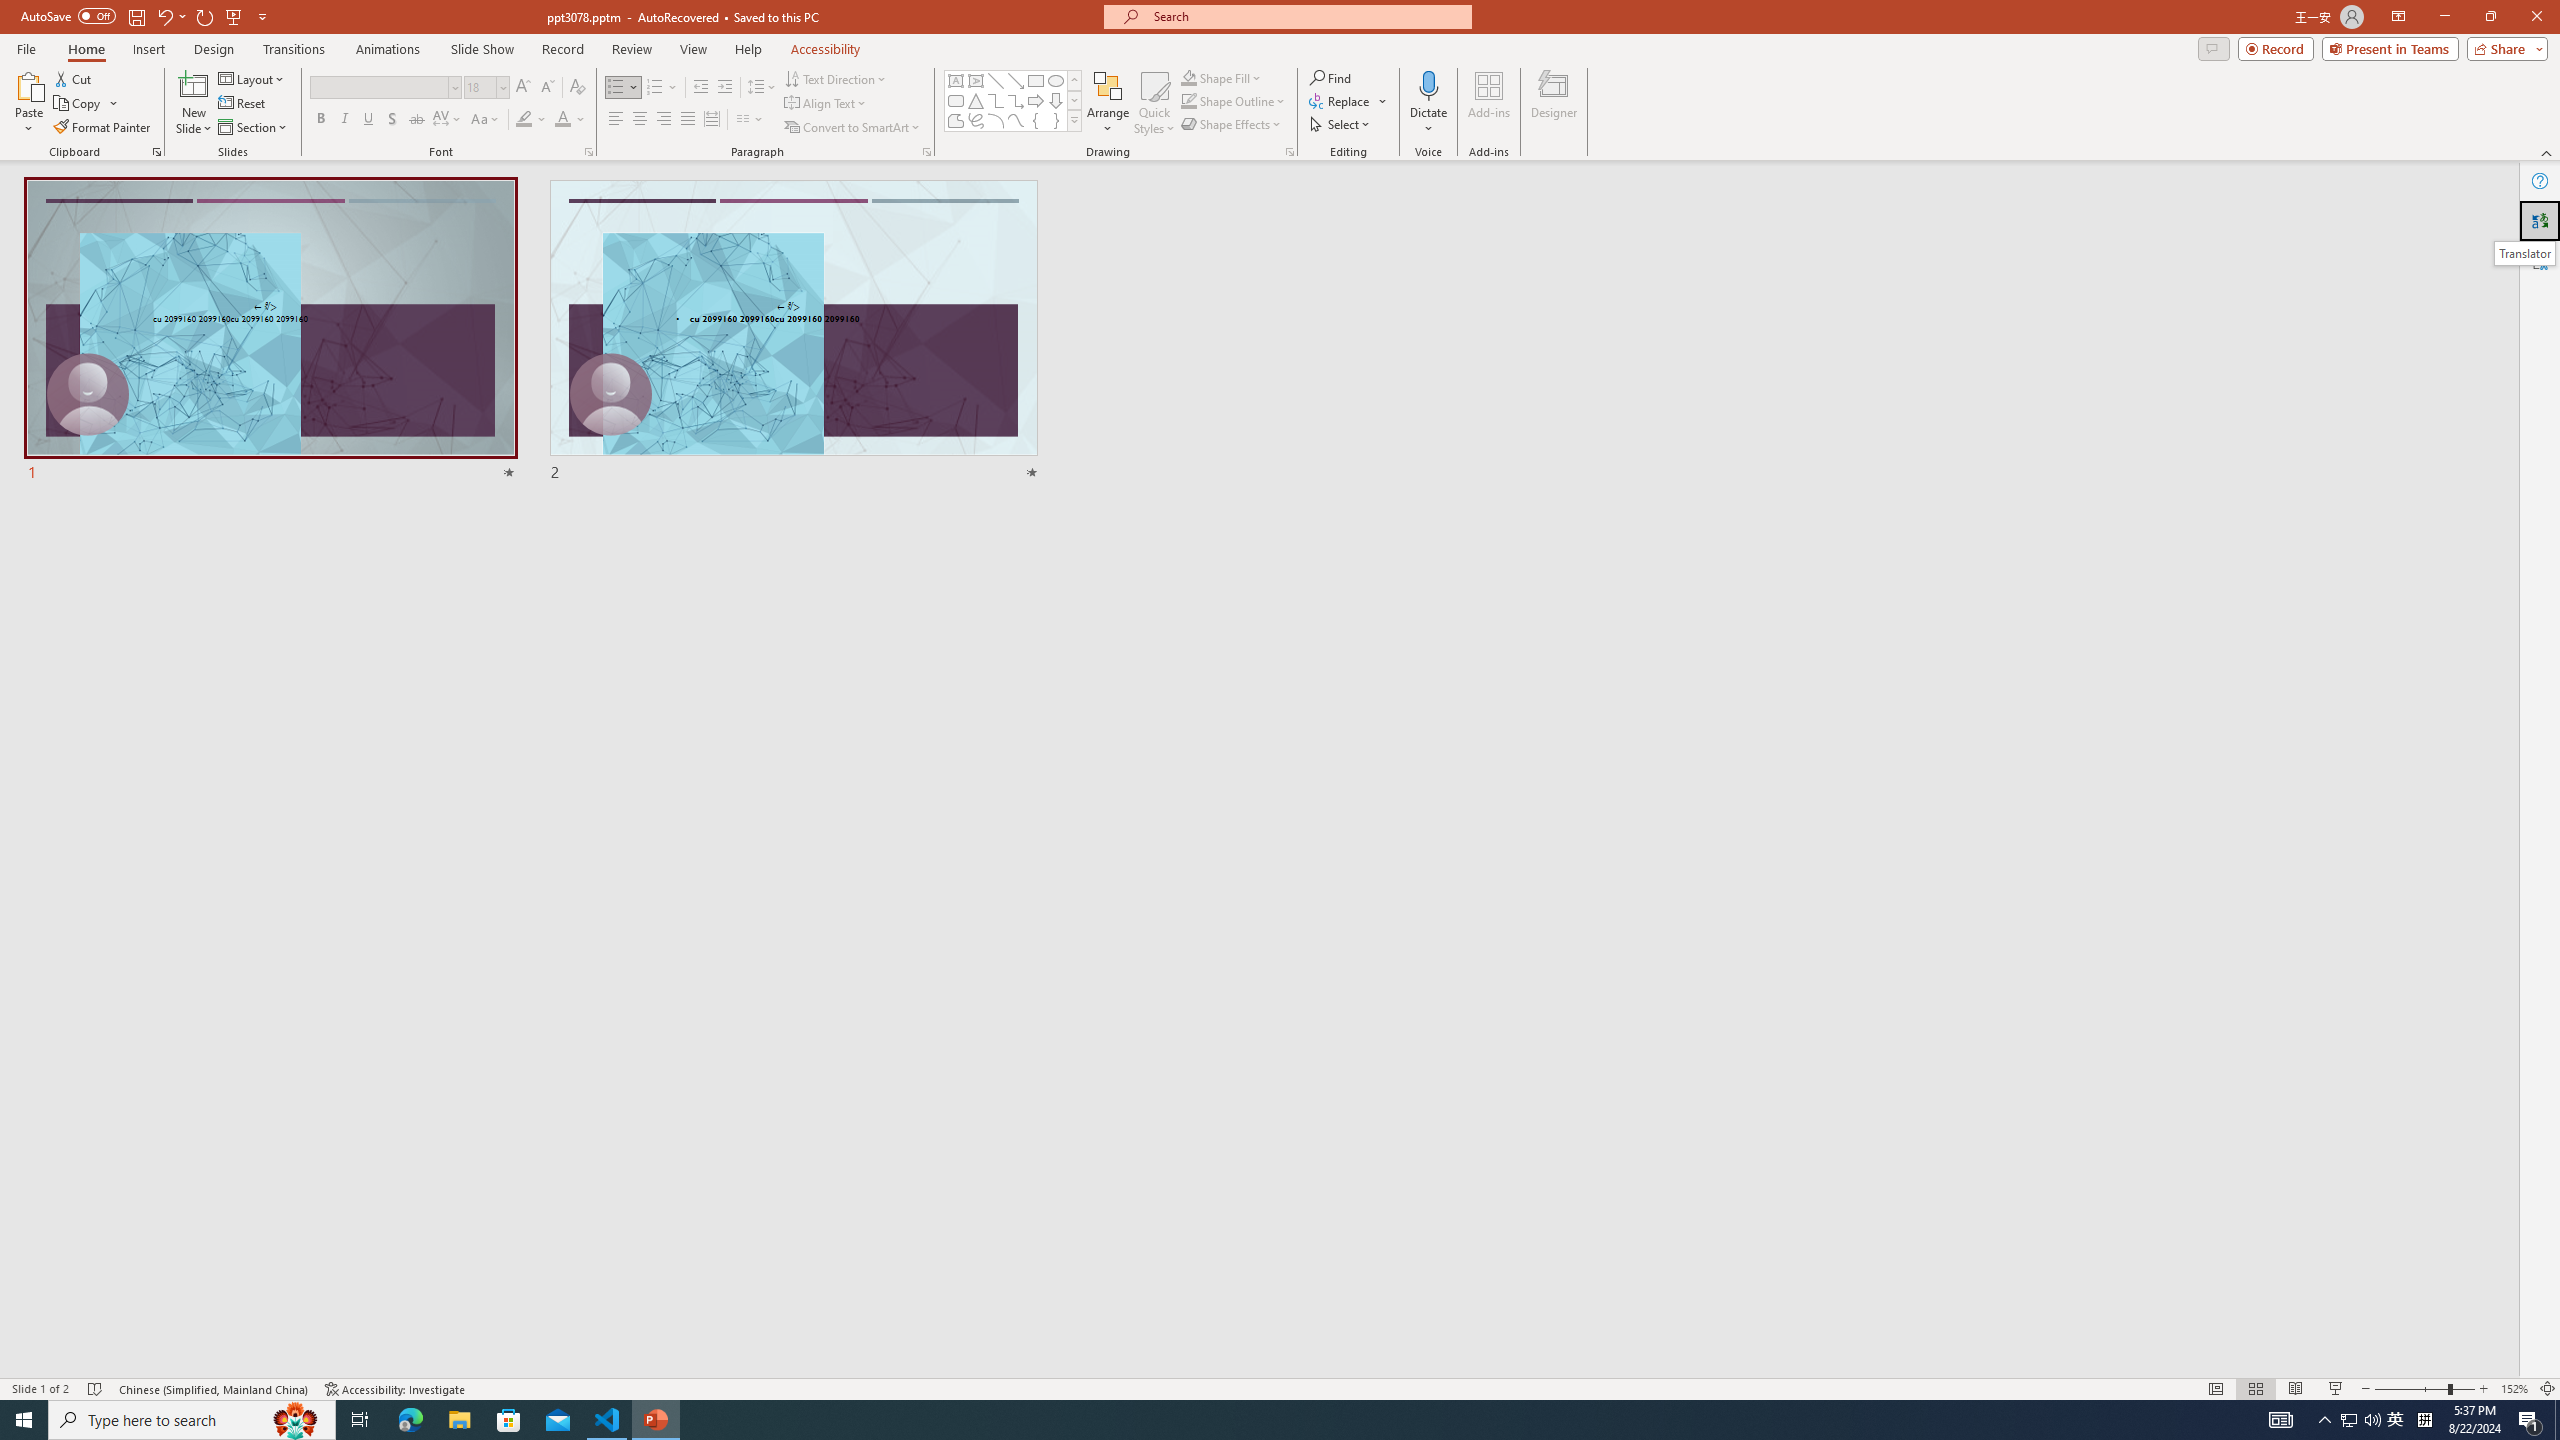  Describe the element at coordinates (1189, 77) in the screenshot. I see `'Shape Fill Dark Green, Accent 2'` at that location.